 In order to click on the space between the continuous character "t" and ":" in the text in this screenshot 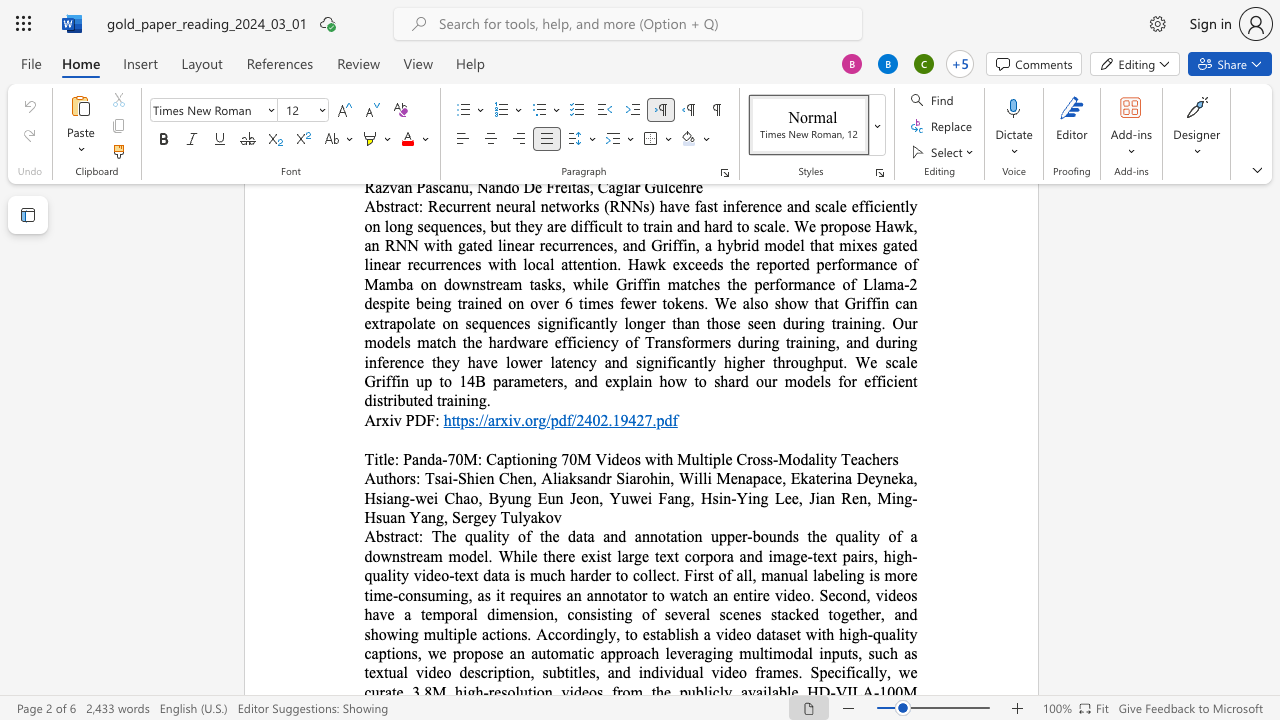, I will do `click(417, 535)`.